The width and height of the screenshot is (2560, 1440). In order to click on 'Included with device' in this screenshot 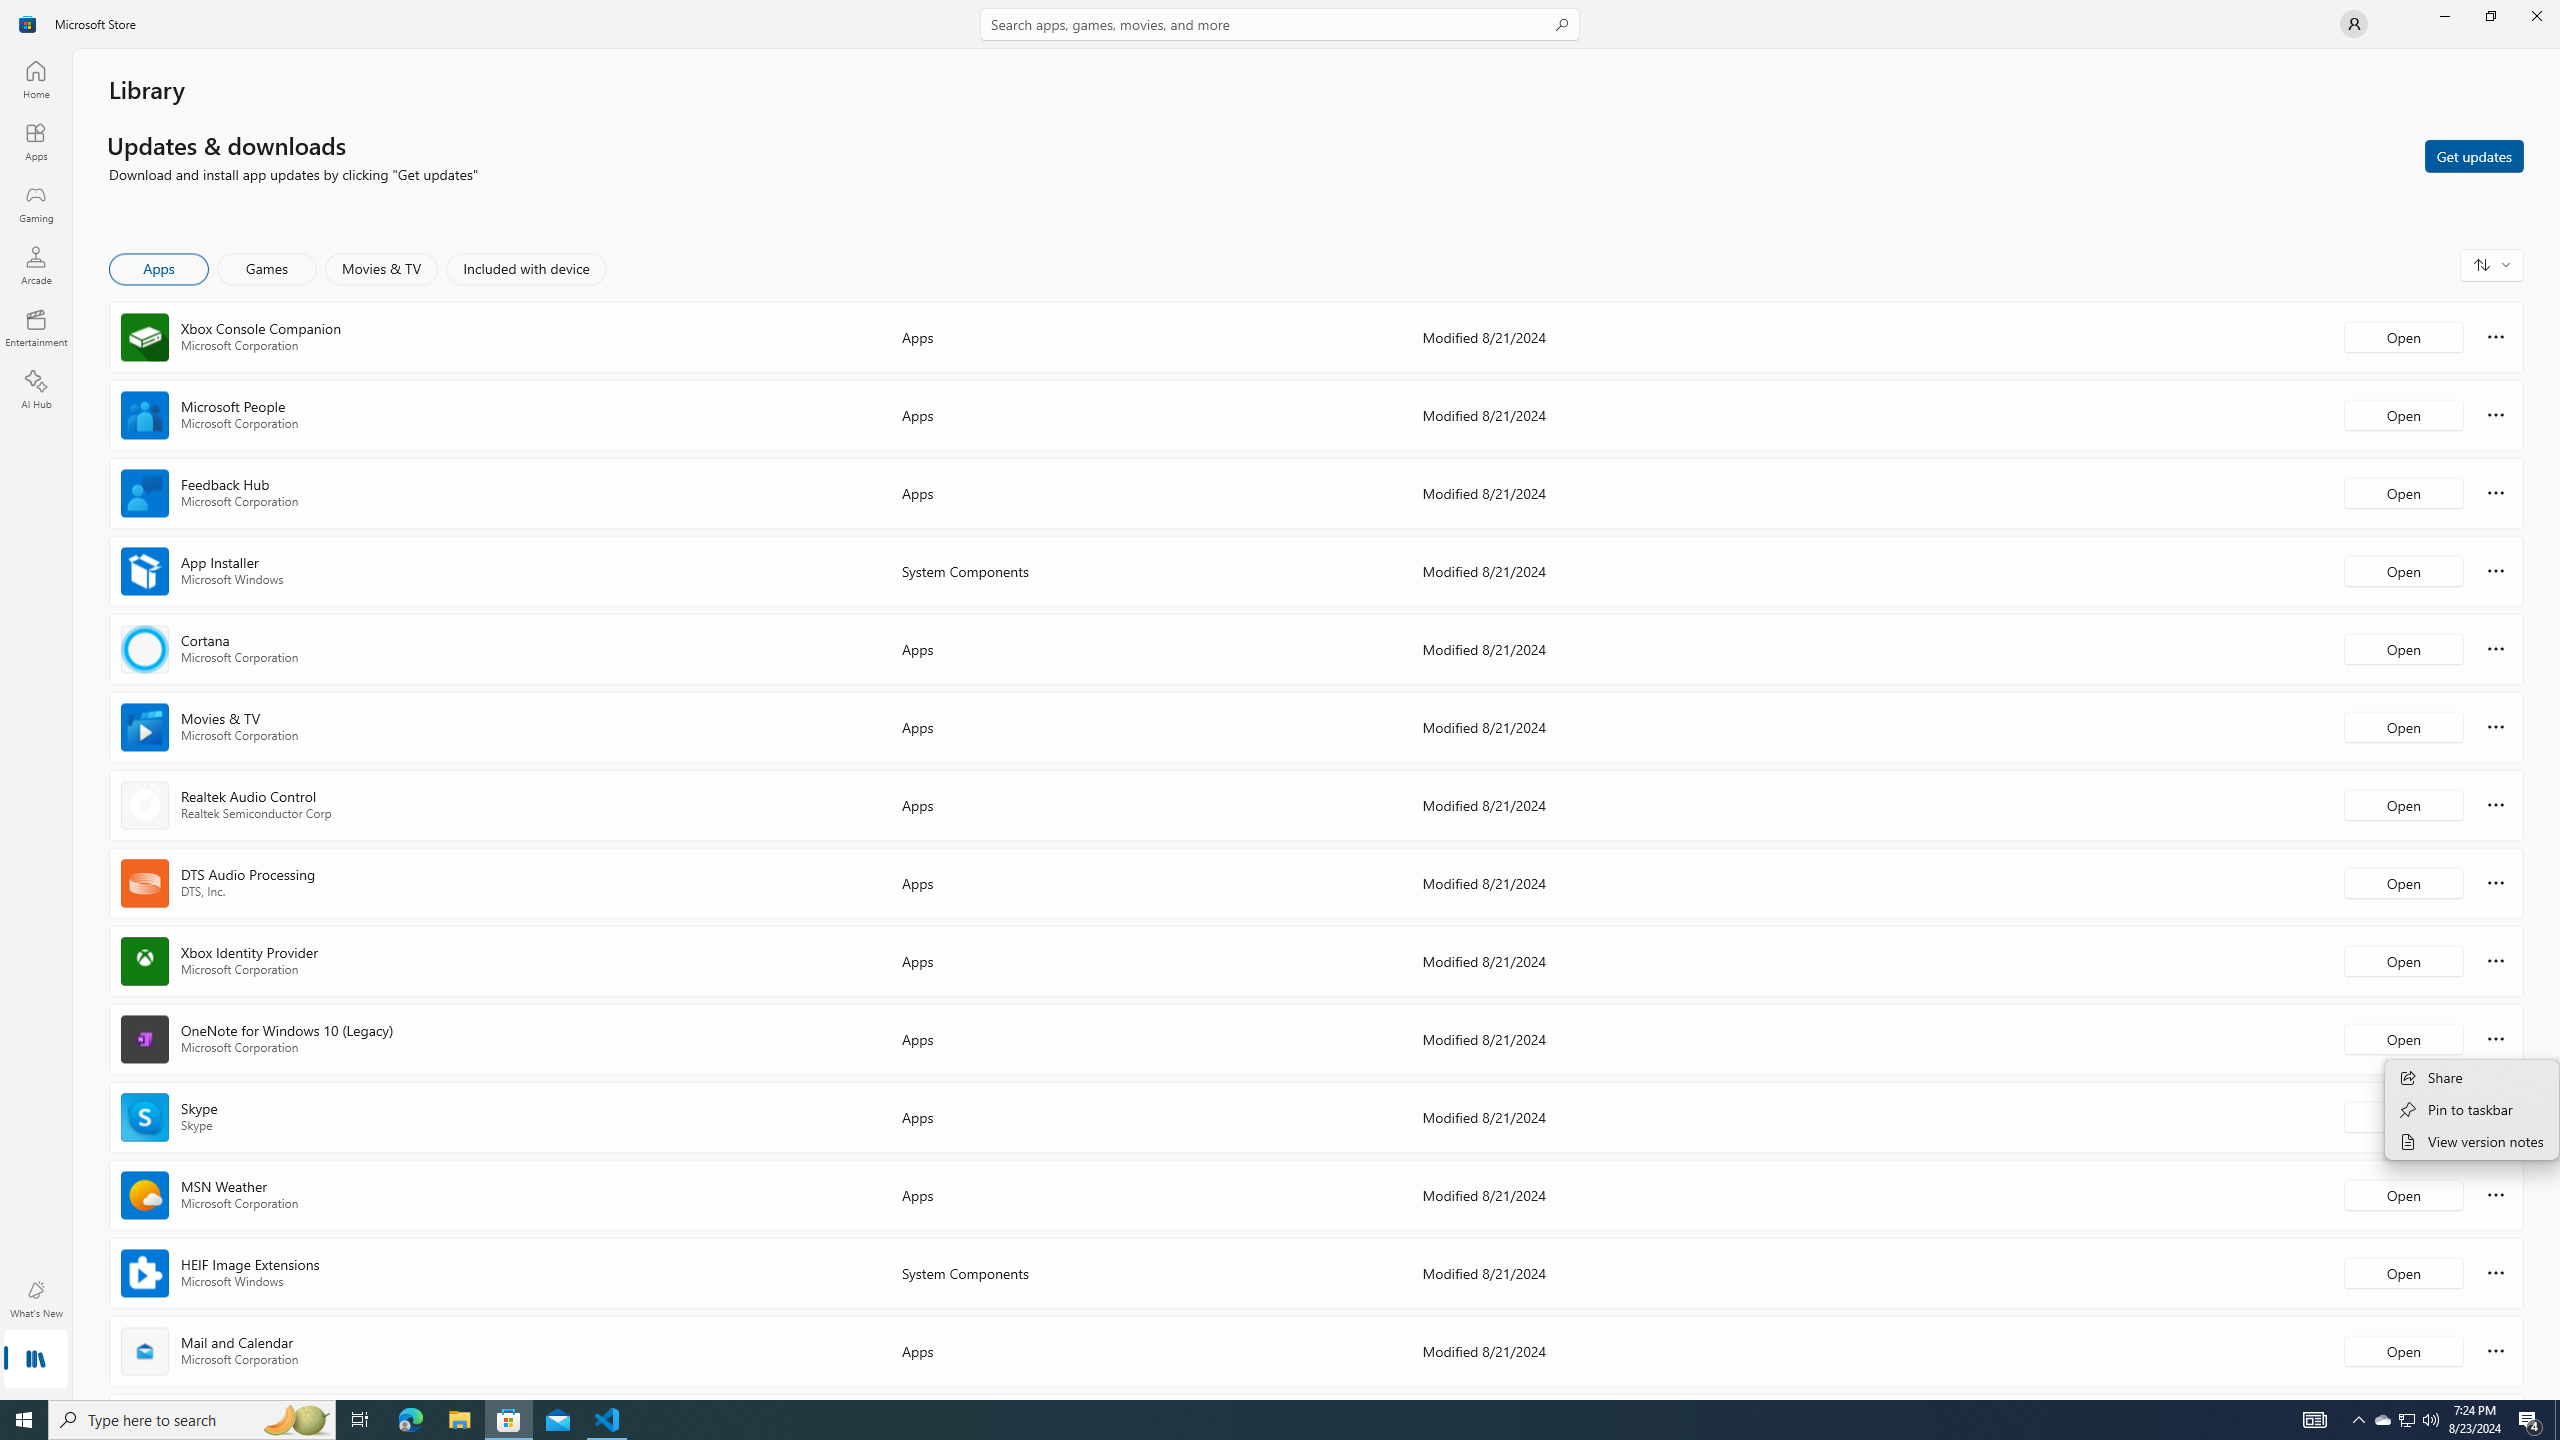, I will do `click(525, 268)`.